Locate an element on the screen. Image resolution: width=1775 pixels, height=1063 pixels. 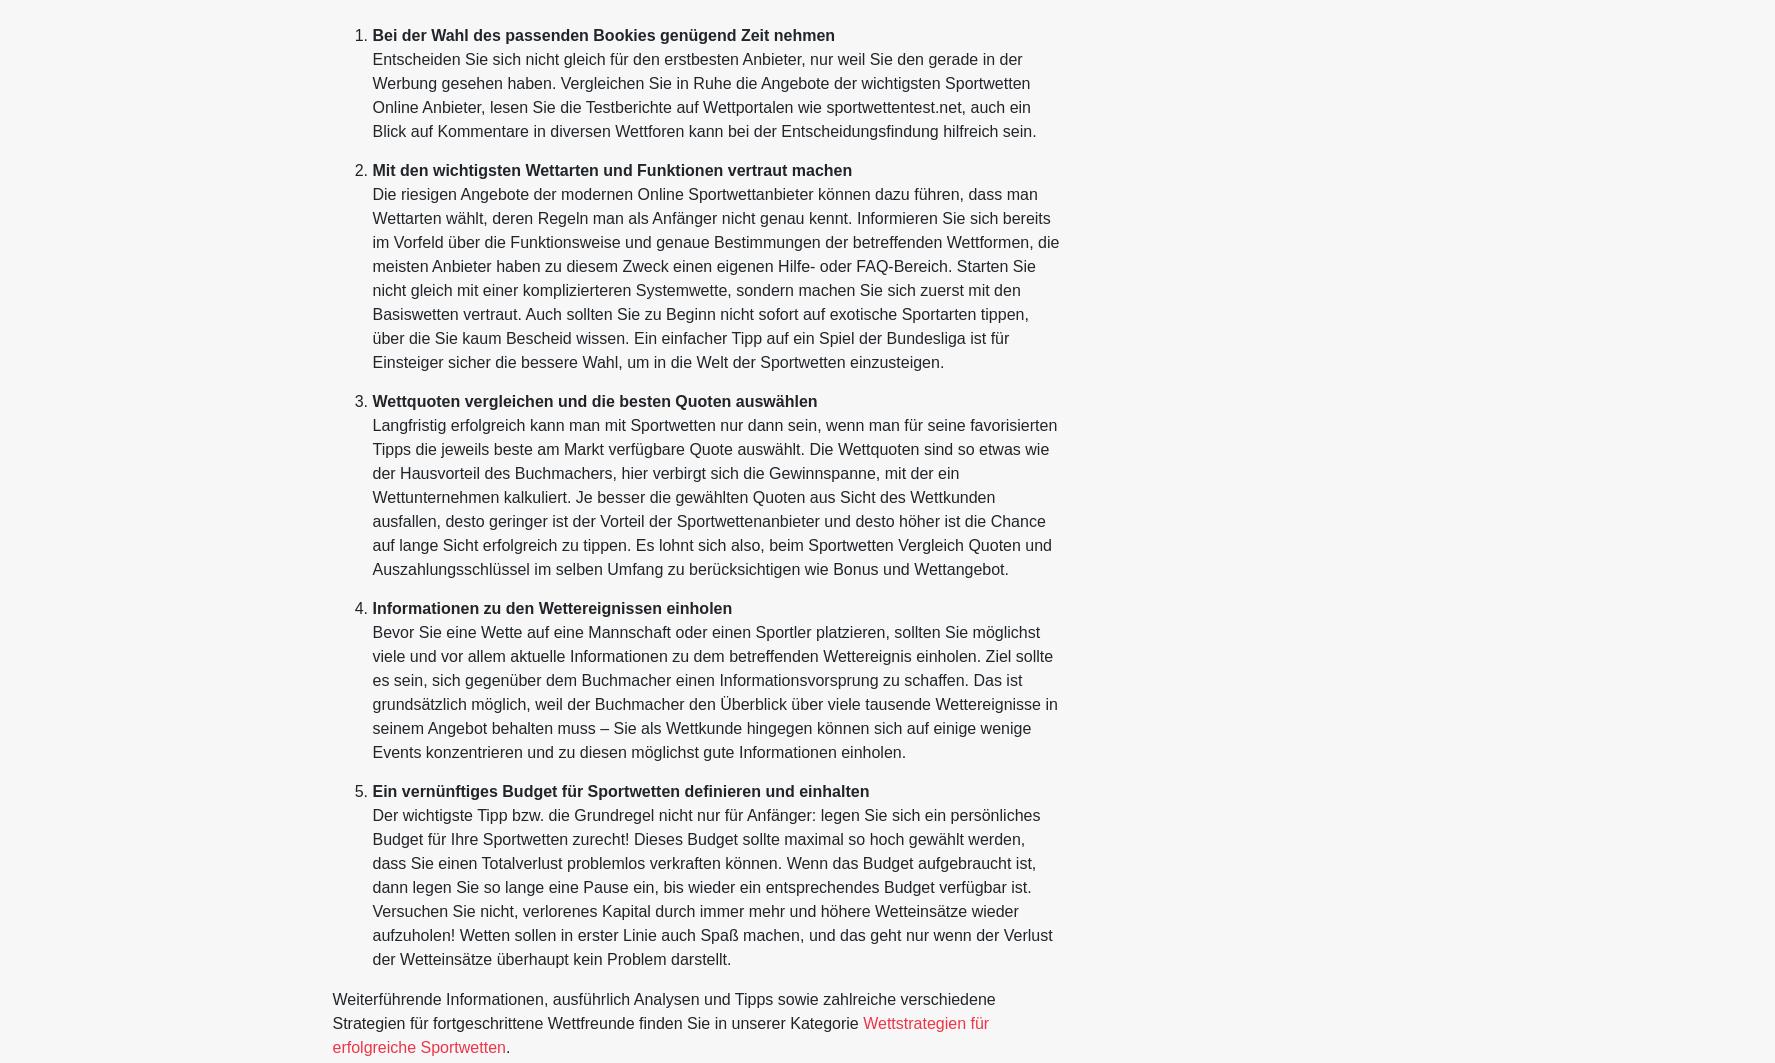
'Bei der Wahl des passenden Bookies genügend Zeit nehmen' is located at coordinates (603, 35).